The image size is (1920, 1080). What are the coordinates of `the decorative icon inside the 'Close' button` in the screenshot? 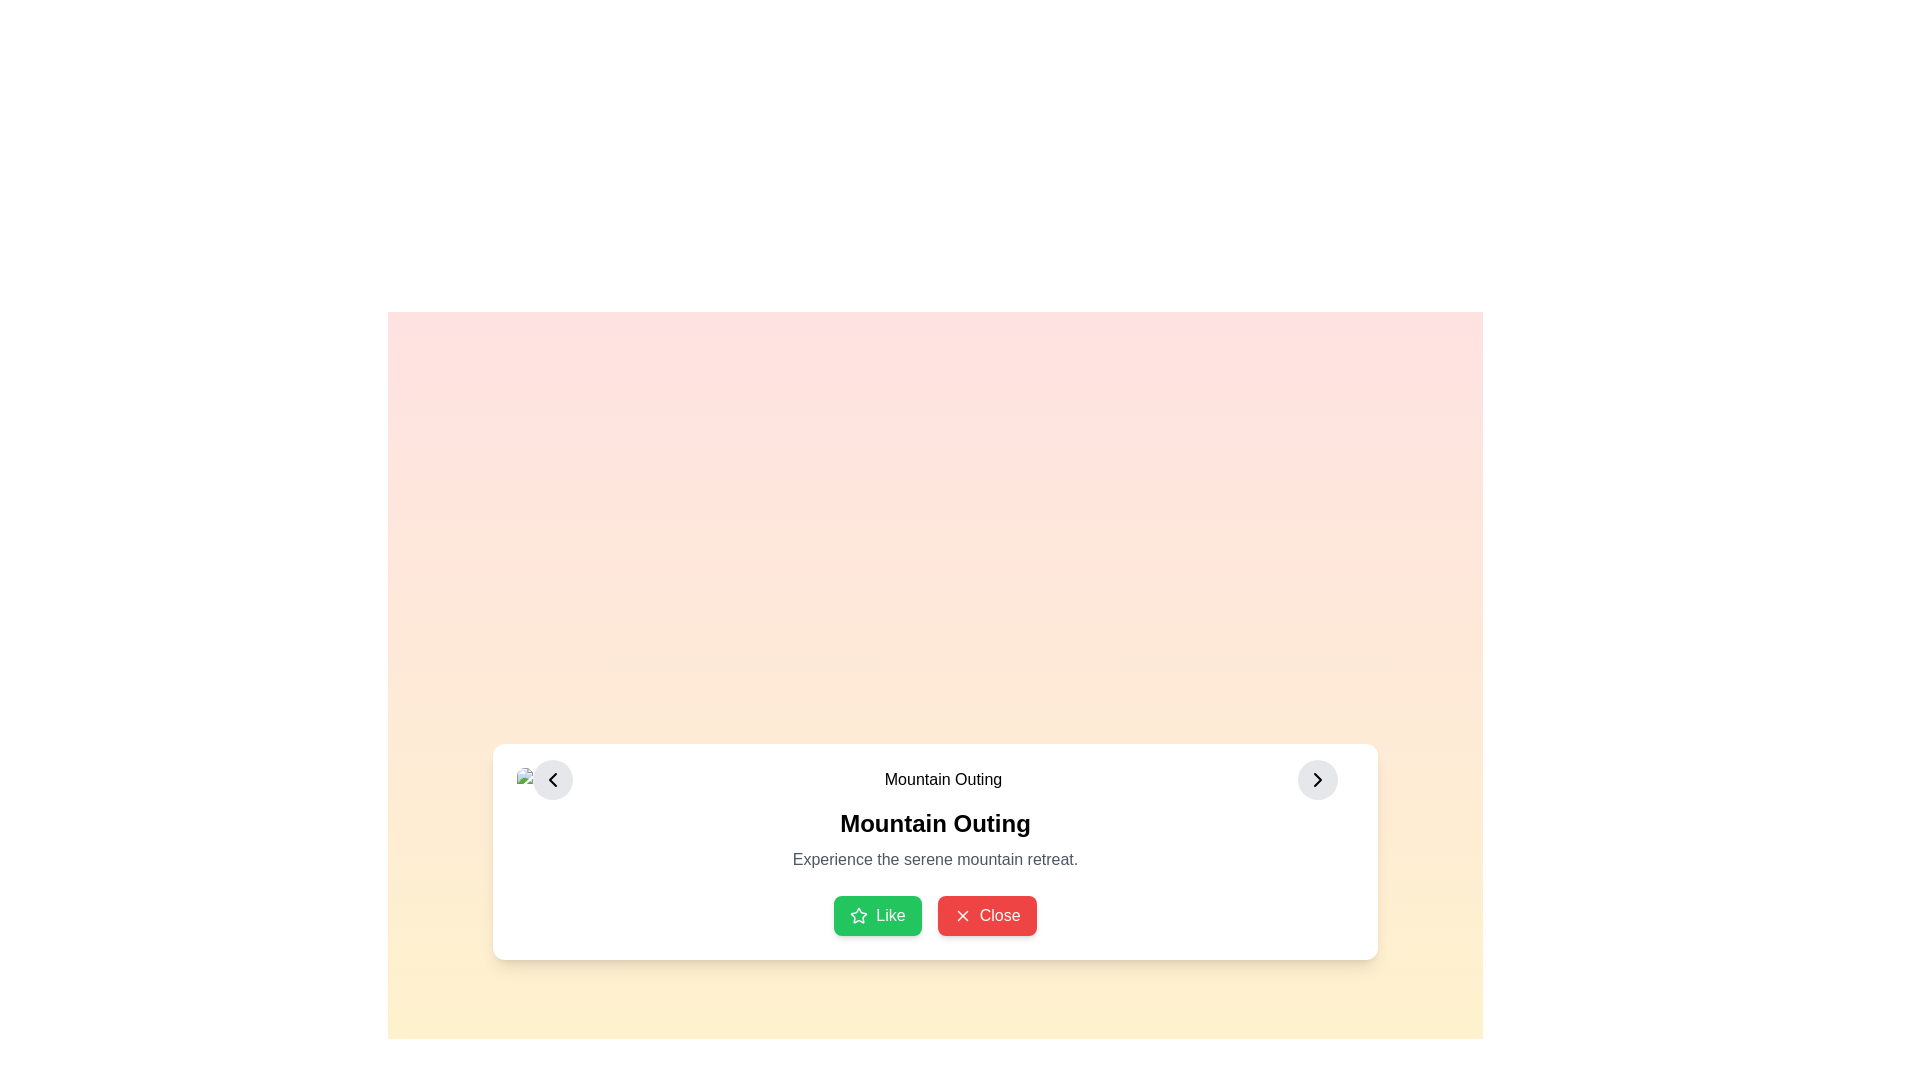 It's located at (962, 915).